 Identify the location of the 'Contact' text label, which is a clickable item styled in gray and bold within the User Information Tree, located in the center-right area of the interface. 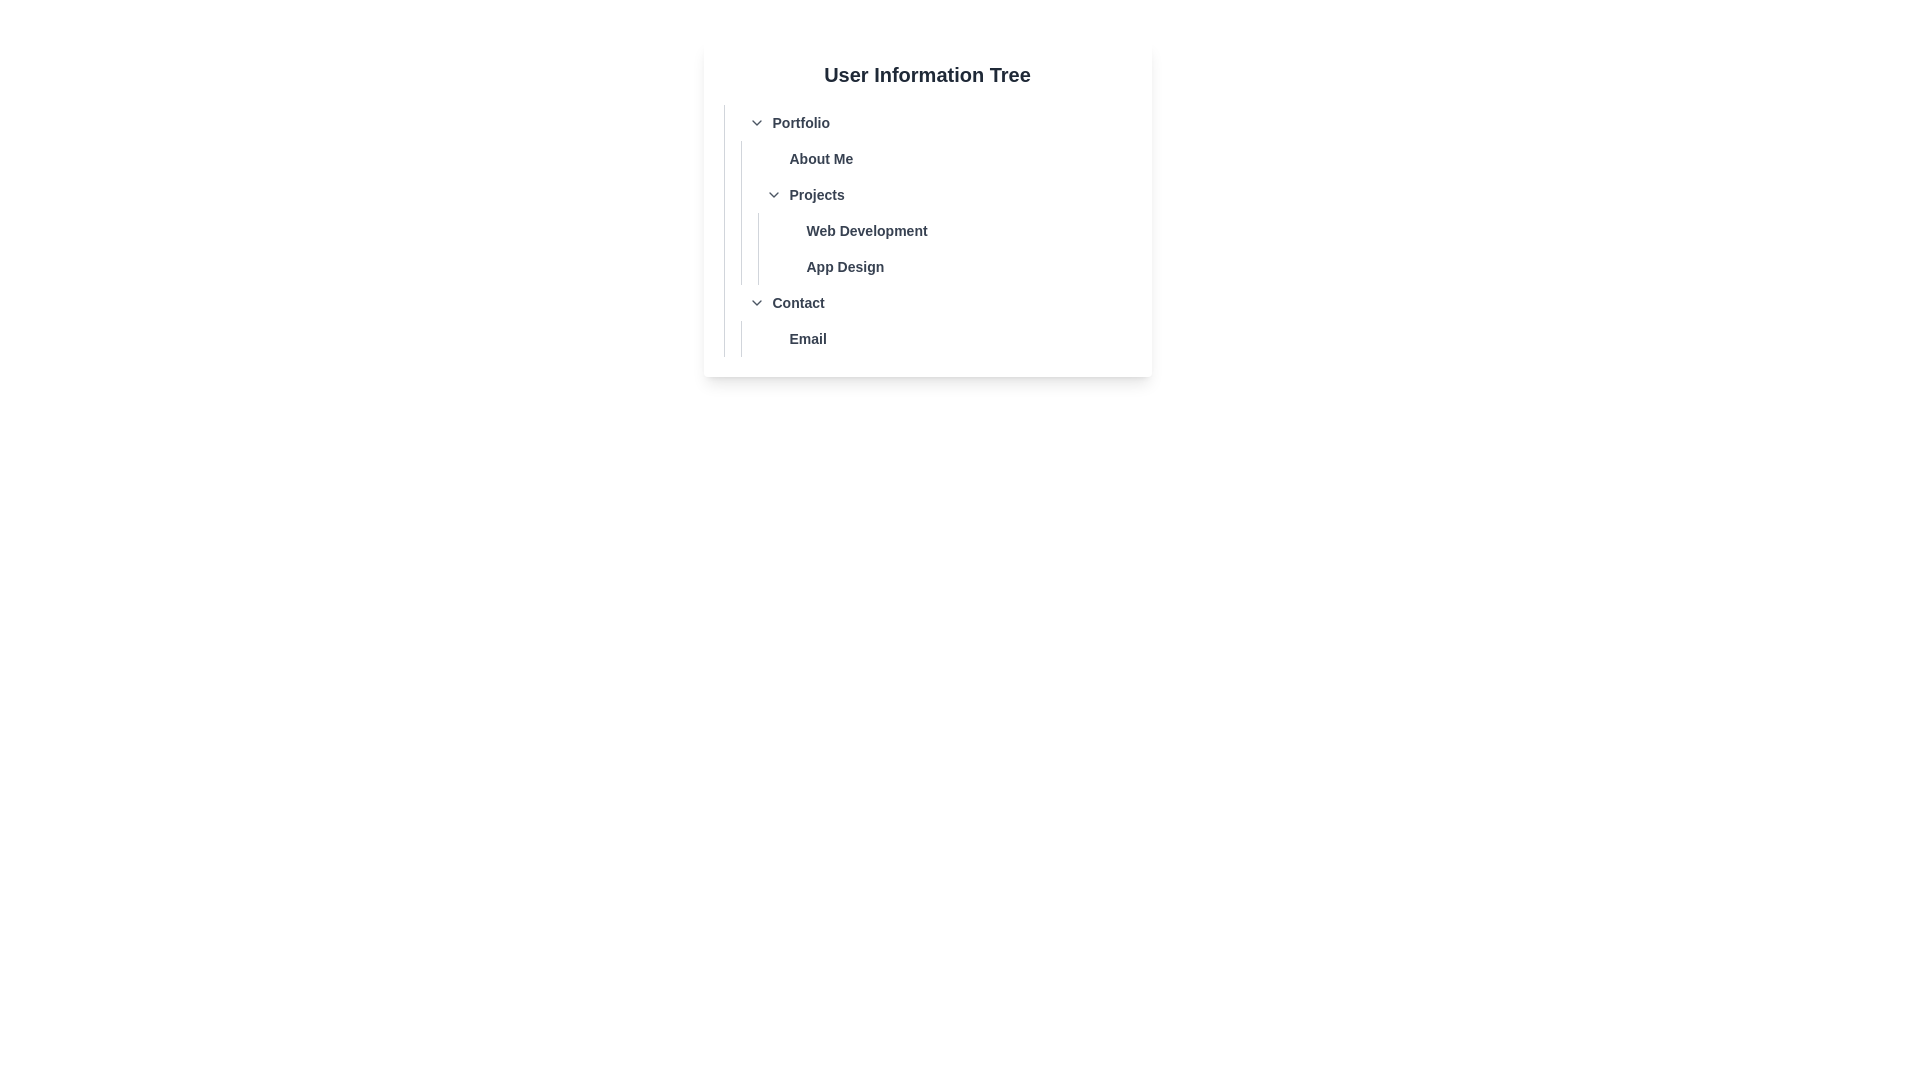
(797, 303).